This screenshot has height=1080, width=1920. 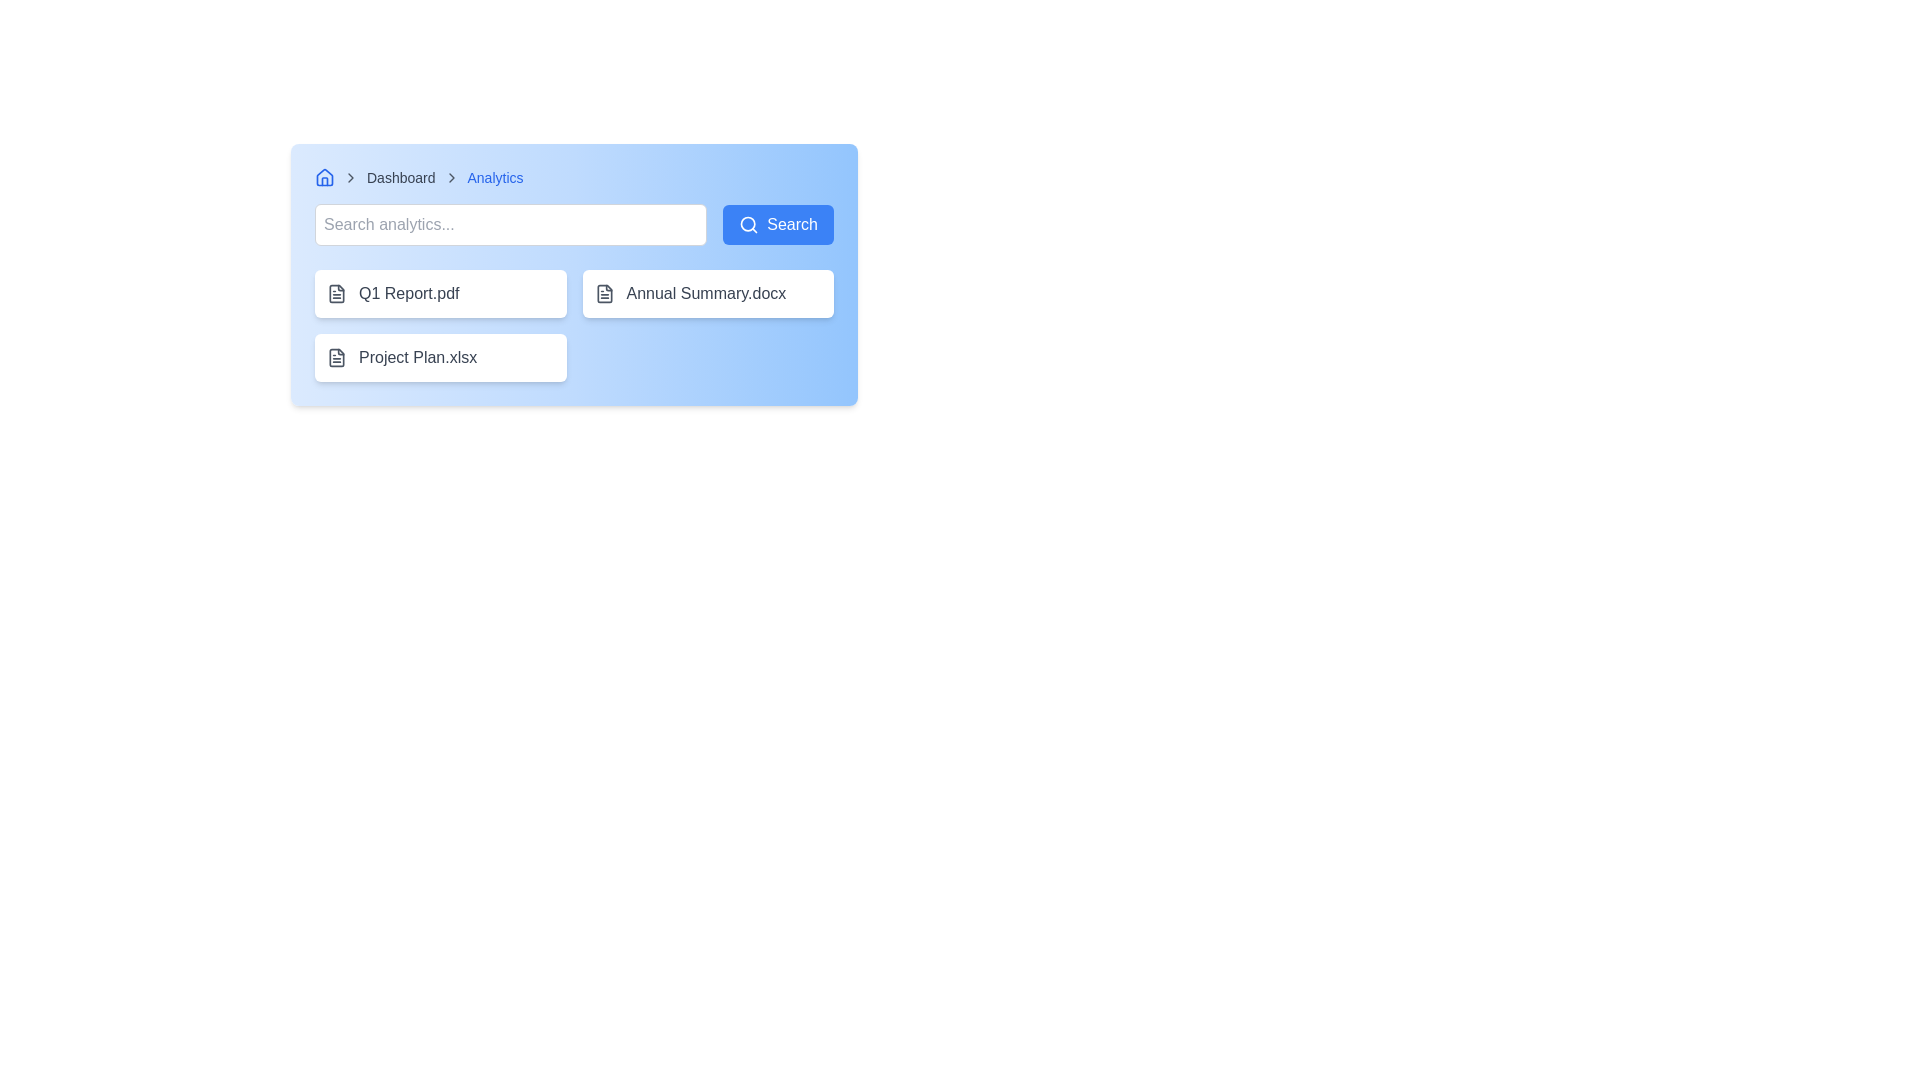 I want to click on the SVG circle that is part of the search icon, located in the top-right corner of the interface, so click(x=747, y=224).